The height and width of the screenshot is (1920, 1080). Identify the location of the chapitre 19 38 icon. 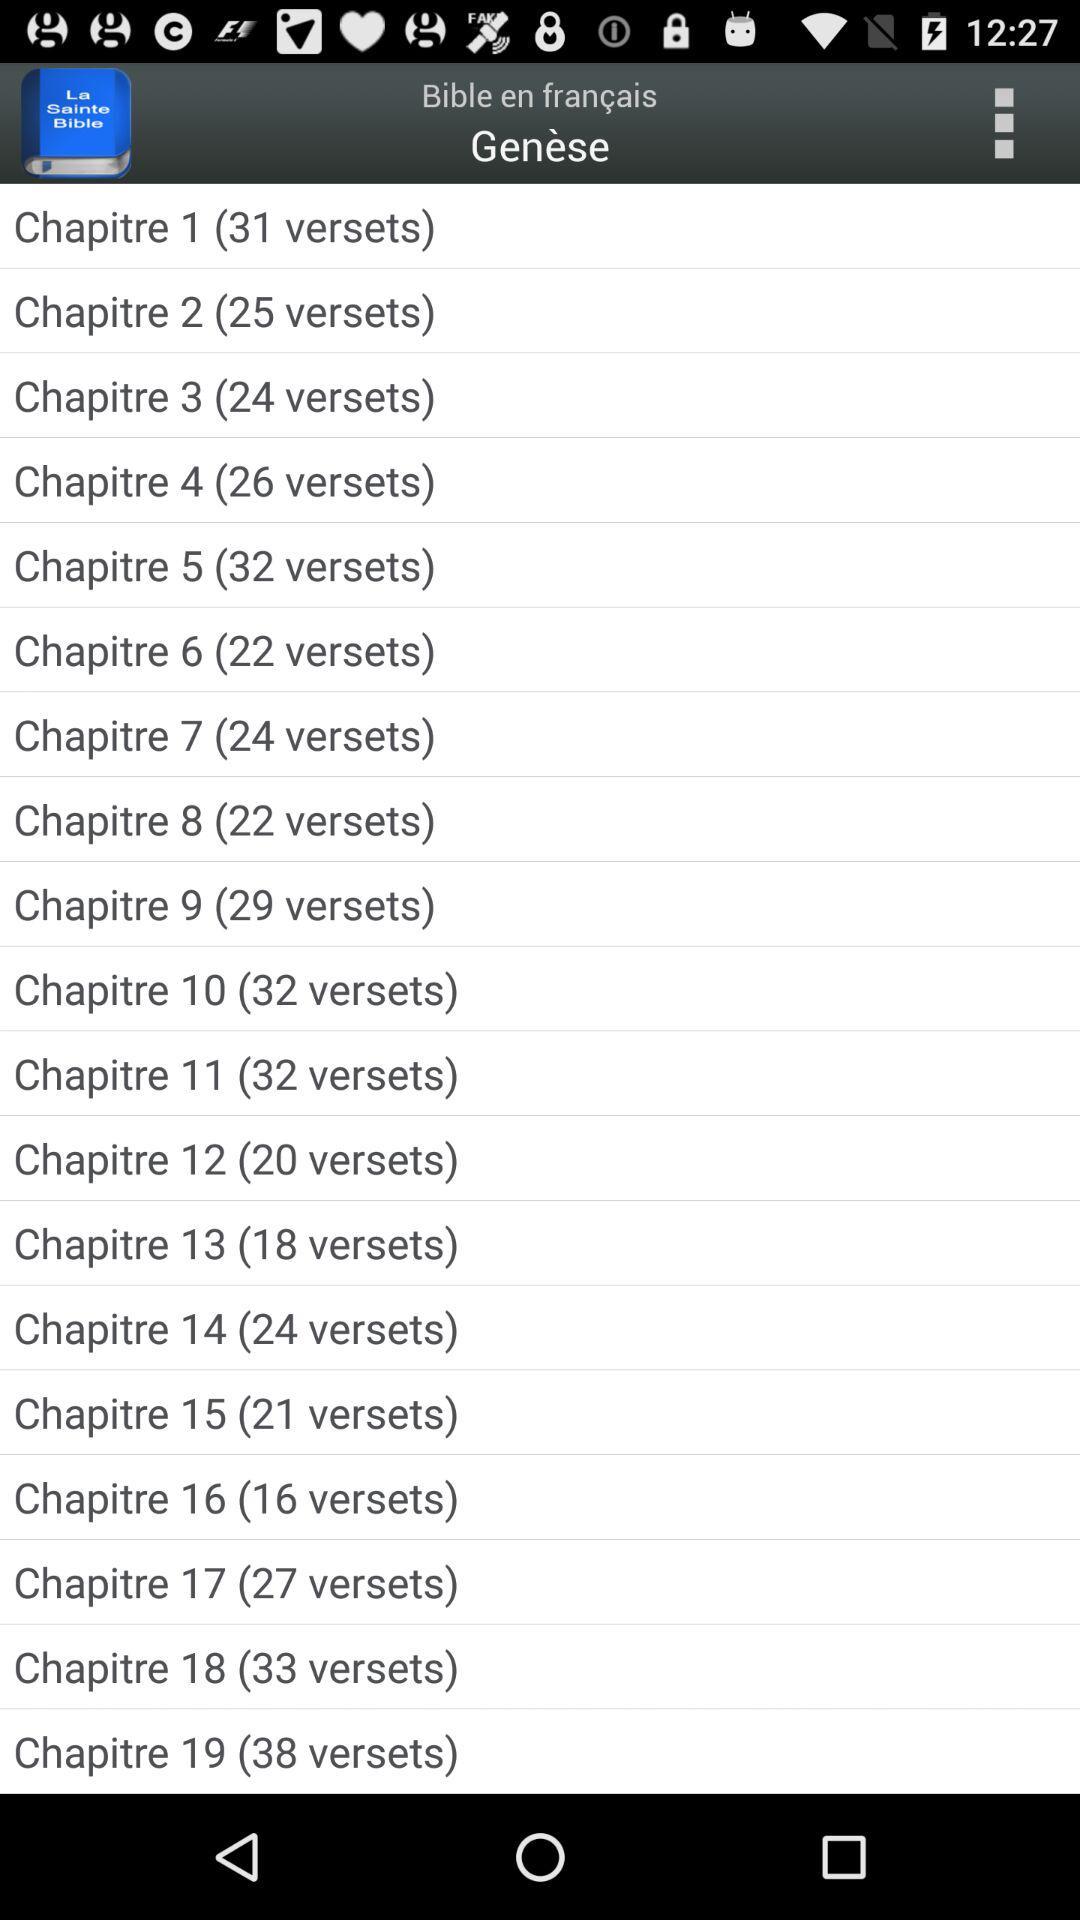
(540, 1750).